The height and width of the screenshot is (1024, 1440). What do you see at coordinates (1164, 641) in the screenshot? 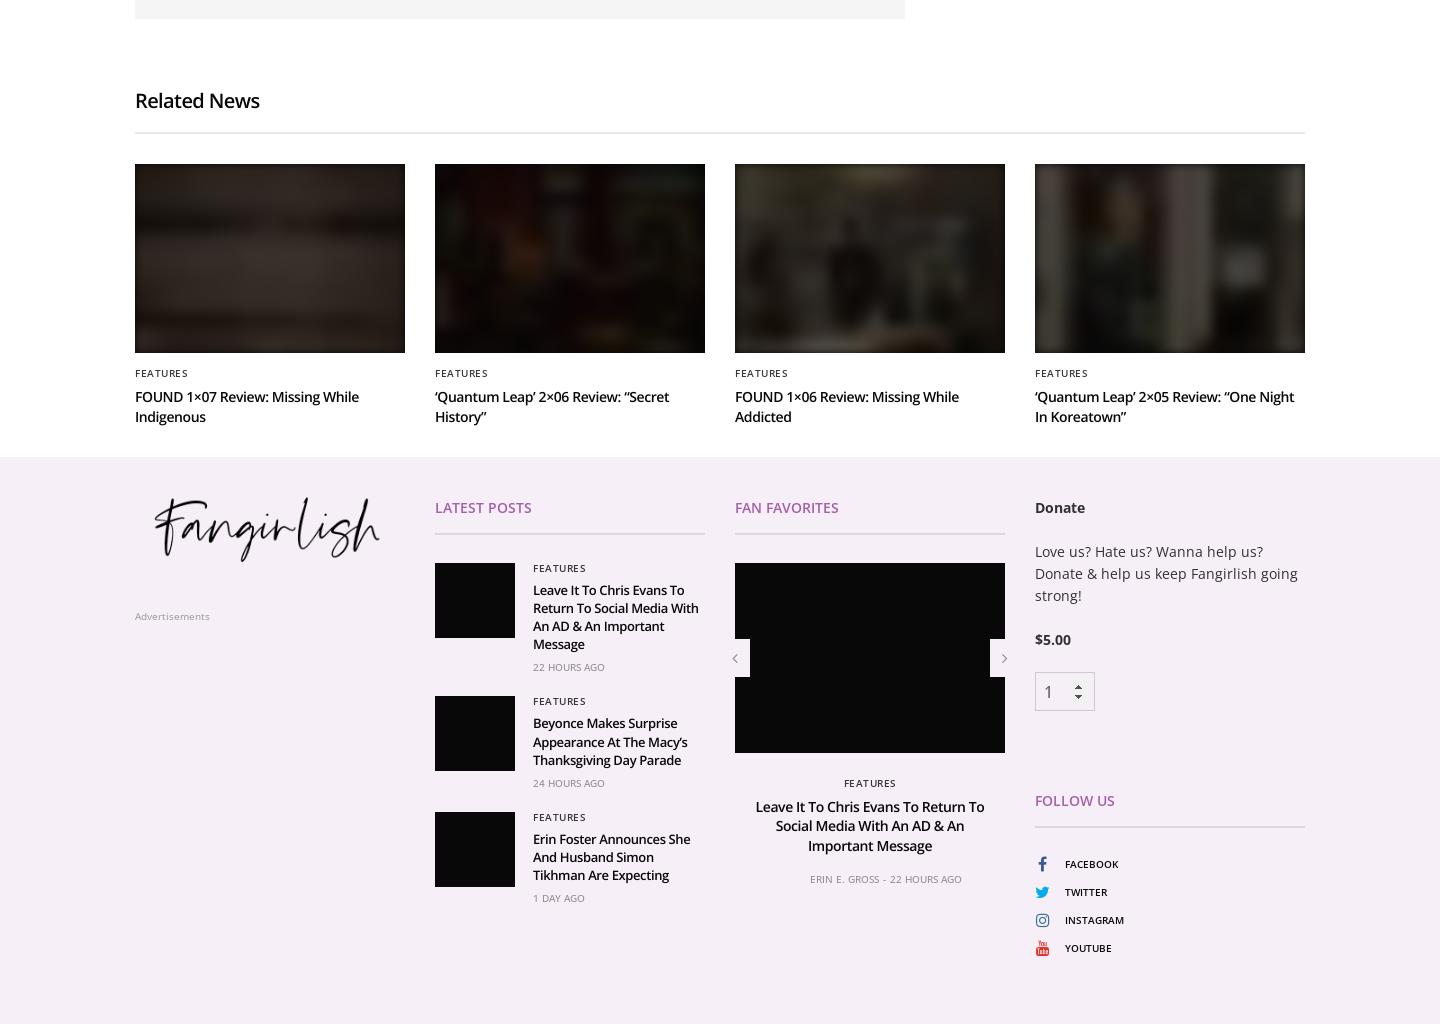
I see `'‘Quantum Leap’ 2×05 Review: “One Night In Koreatown”'` at bounding box center [1164, 641].